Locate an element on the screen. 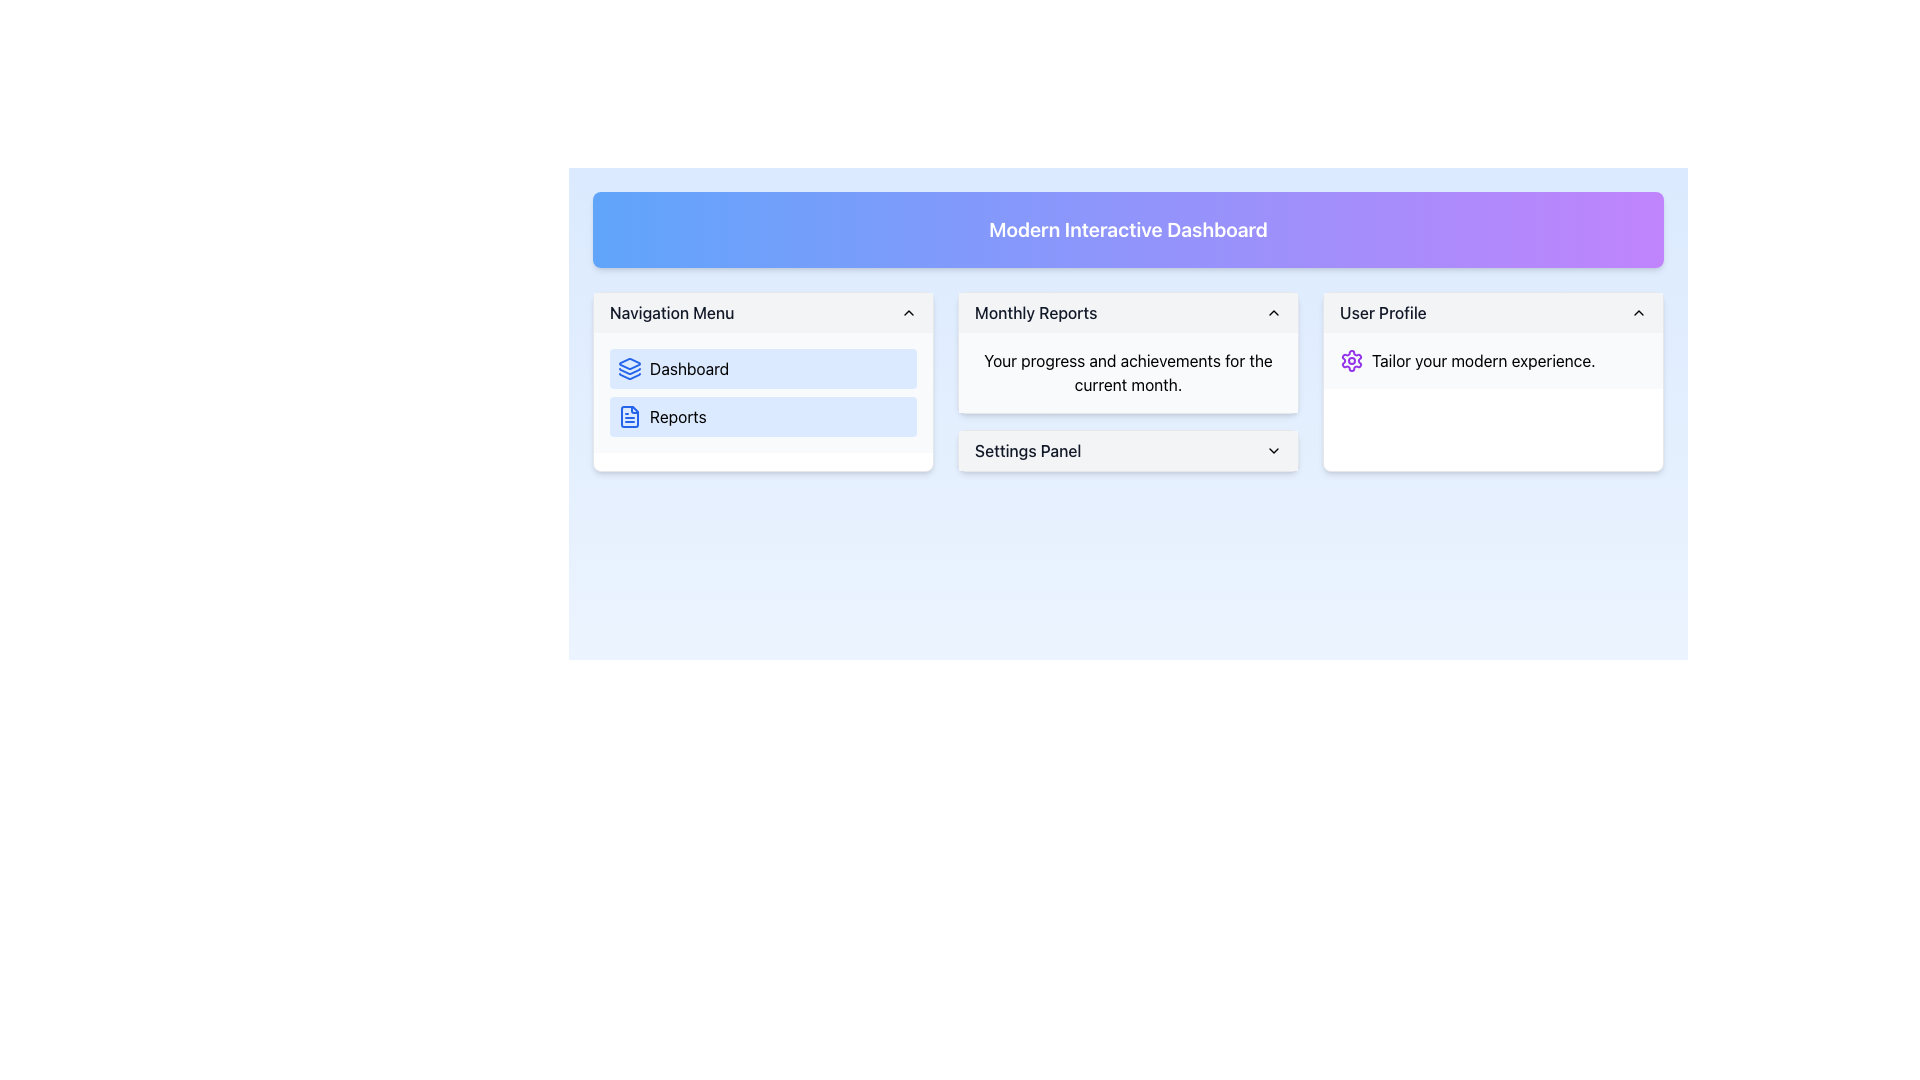 This screenshot has height=1080, width=1920. the 'User Profile' card located in the bottom-right section of the interface is located at coordinates (1493, 381).